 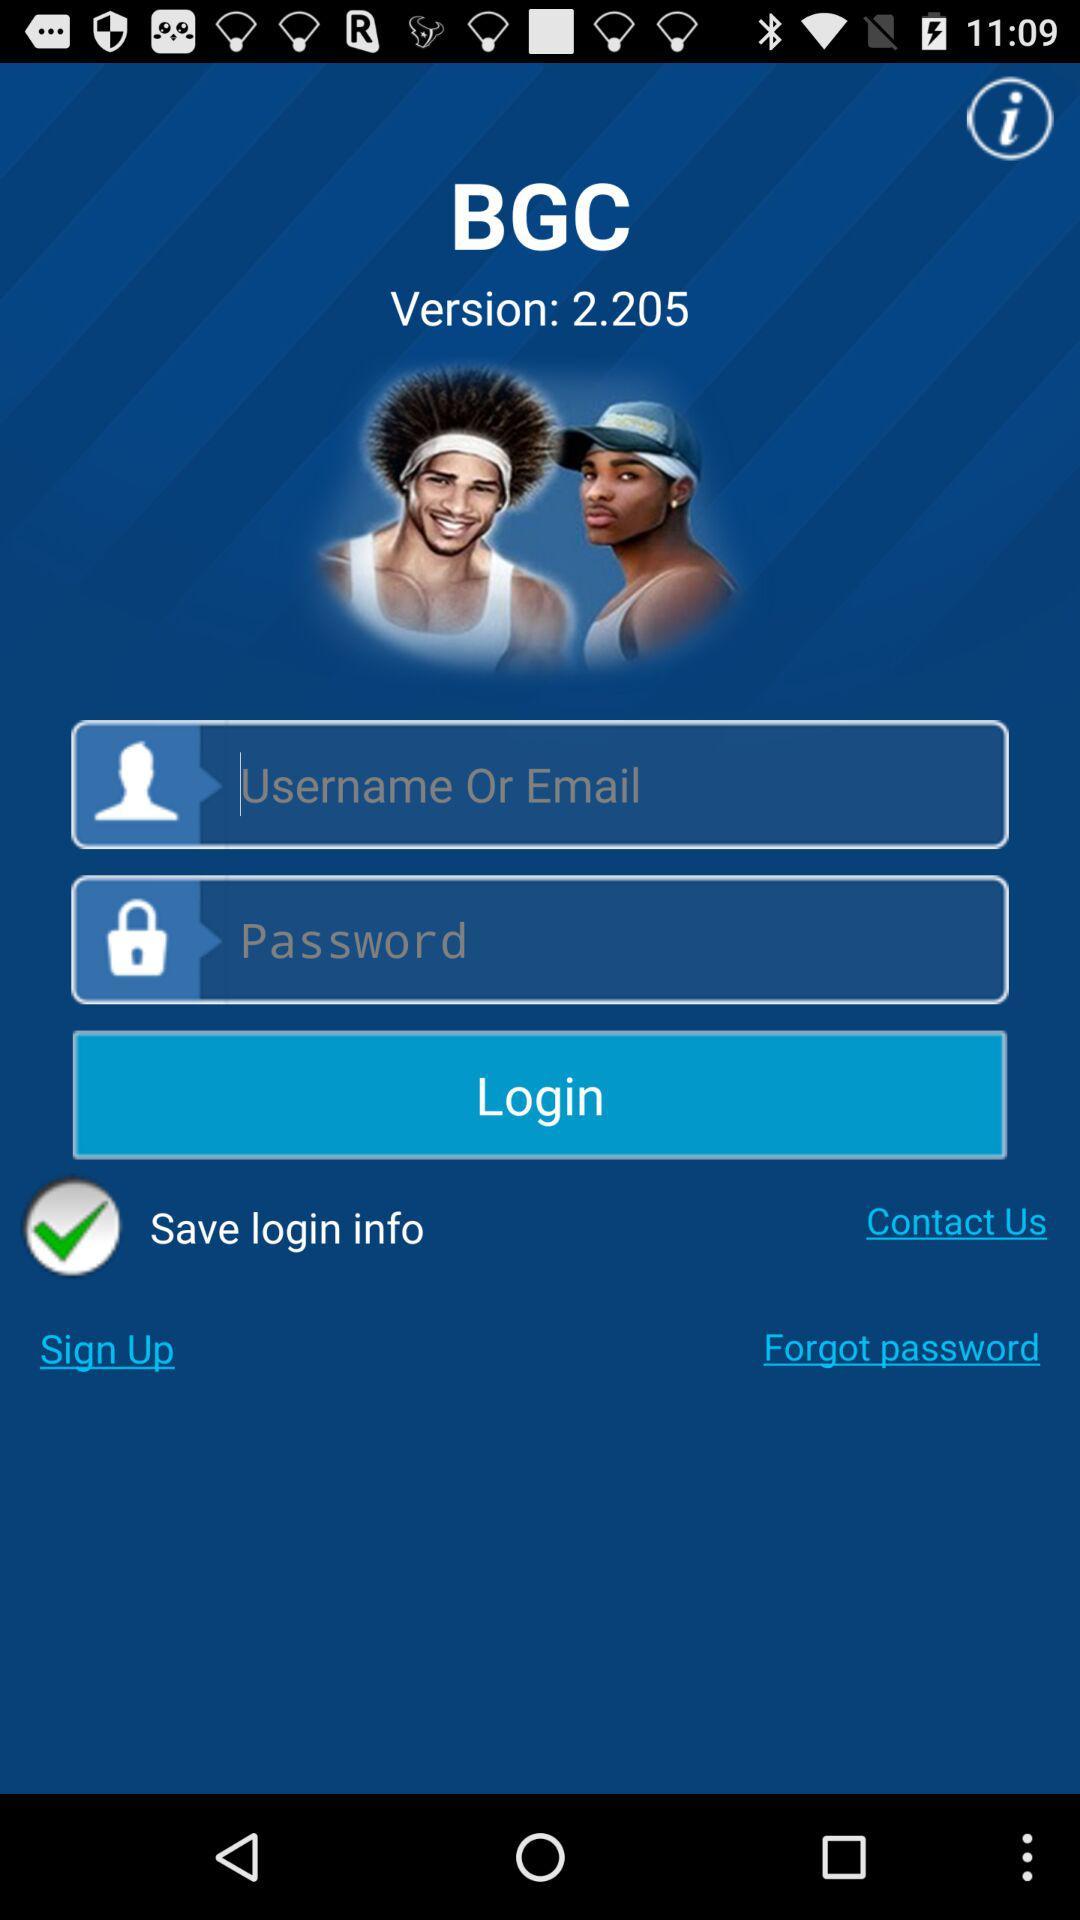 I want to click on app next to the sign up icon, so click(x=901, y=1346).